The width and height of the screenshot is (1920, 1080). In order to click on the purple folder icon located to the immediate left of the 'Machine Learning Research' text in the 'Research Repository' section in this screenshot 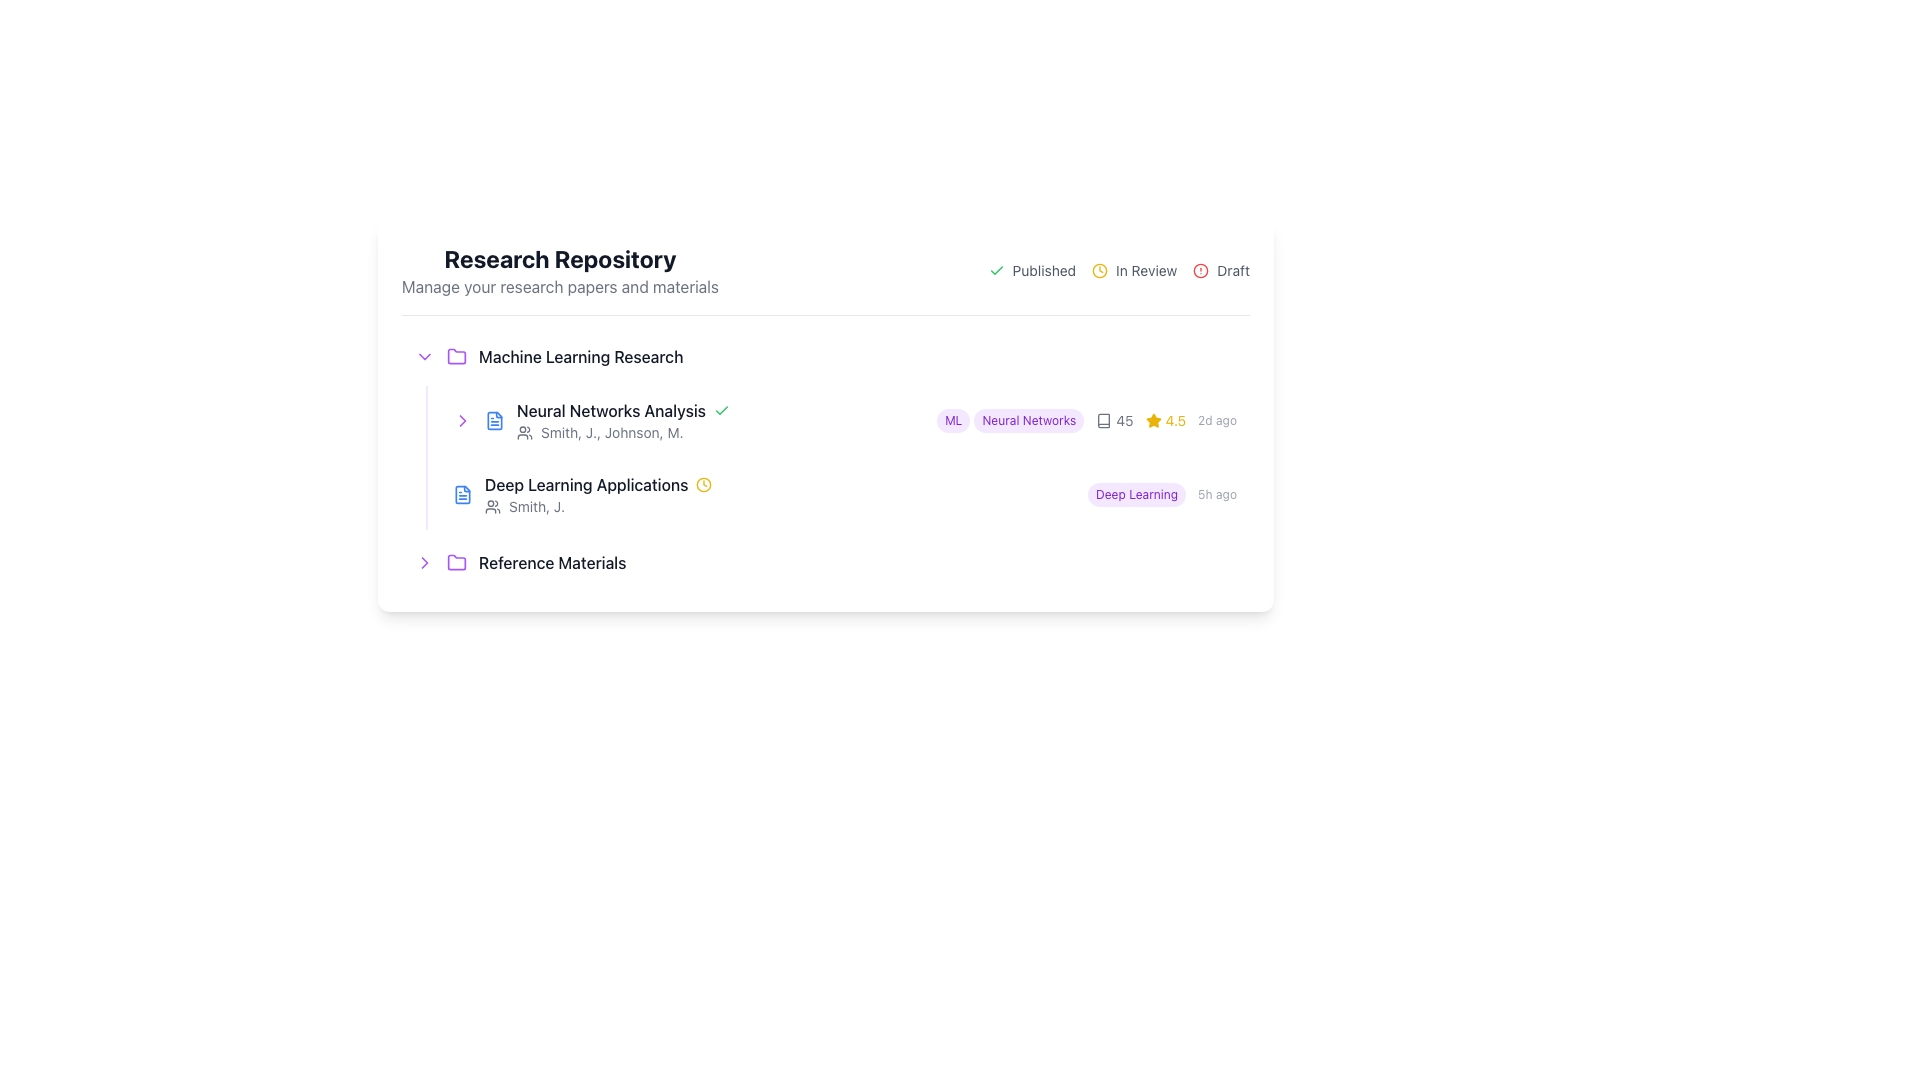, I will do `click(455, 356)`.